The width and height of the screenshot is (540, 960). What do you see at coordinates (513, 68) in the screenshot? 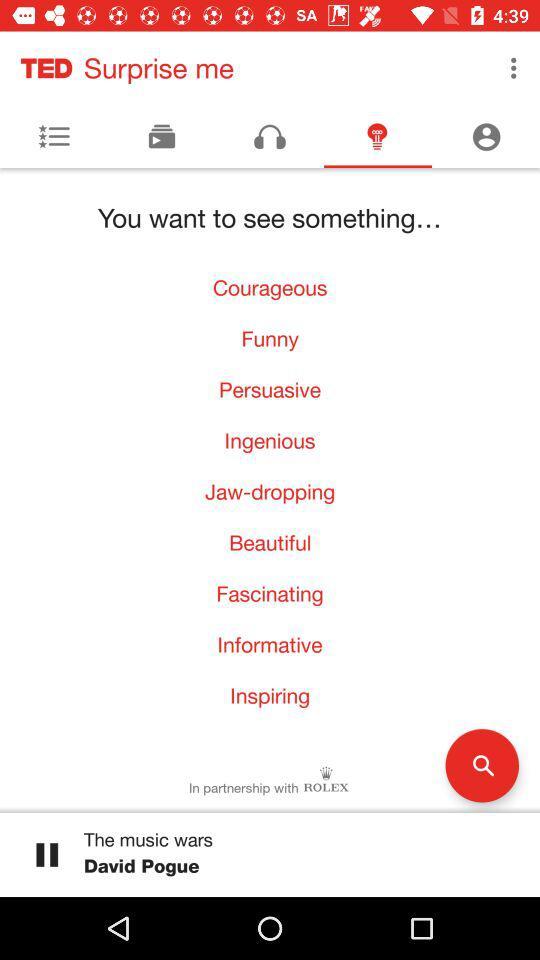
I see `the item next to the surprise me item` at bounding box center [513, 68].